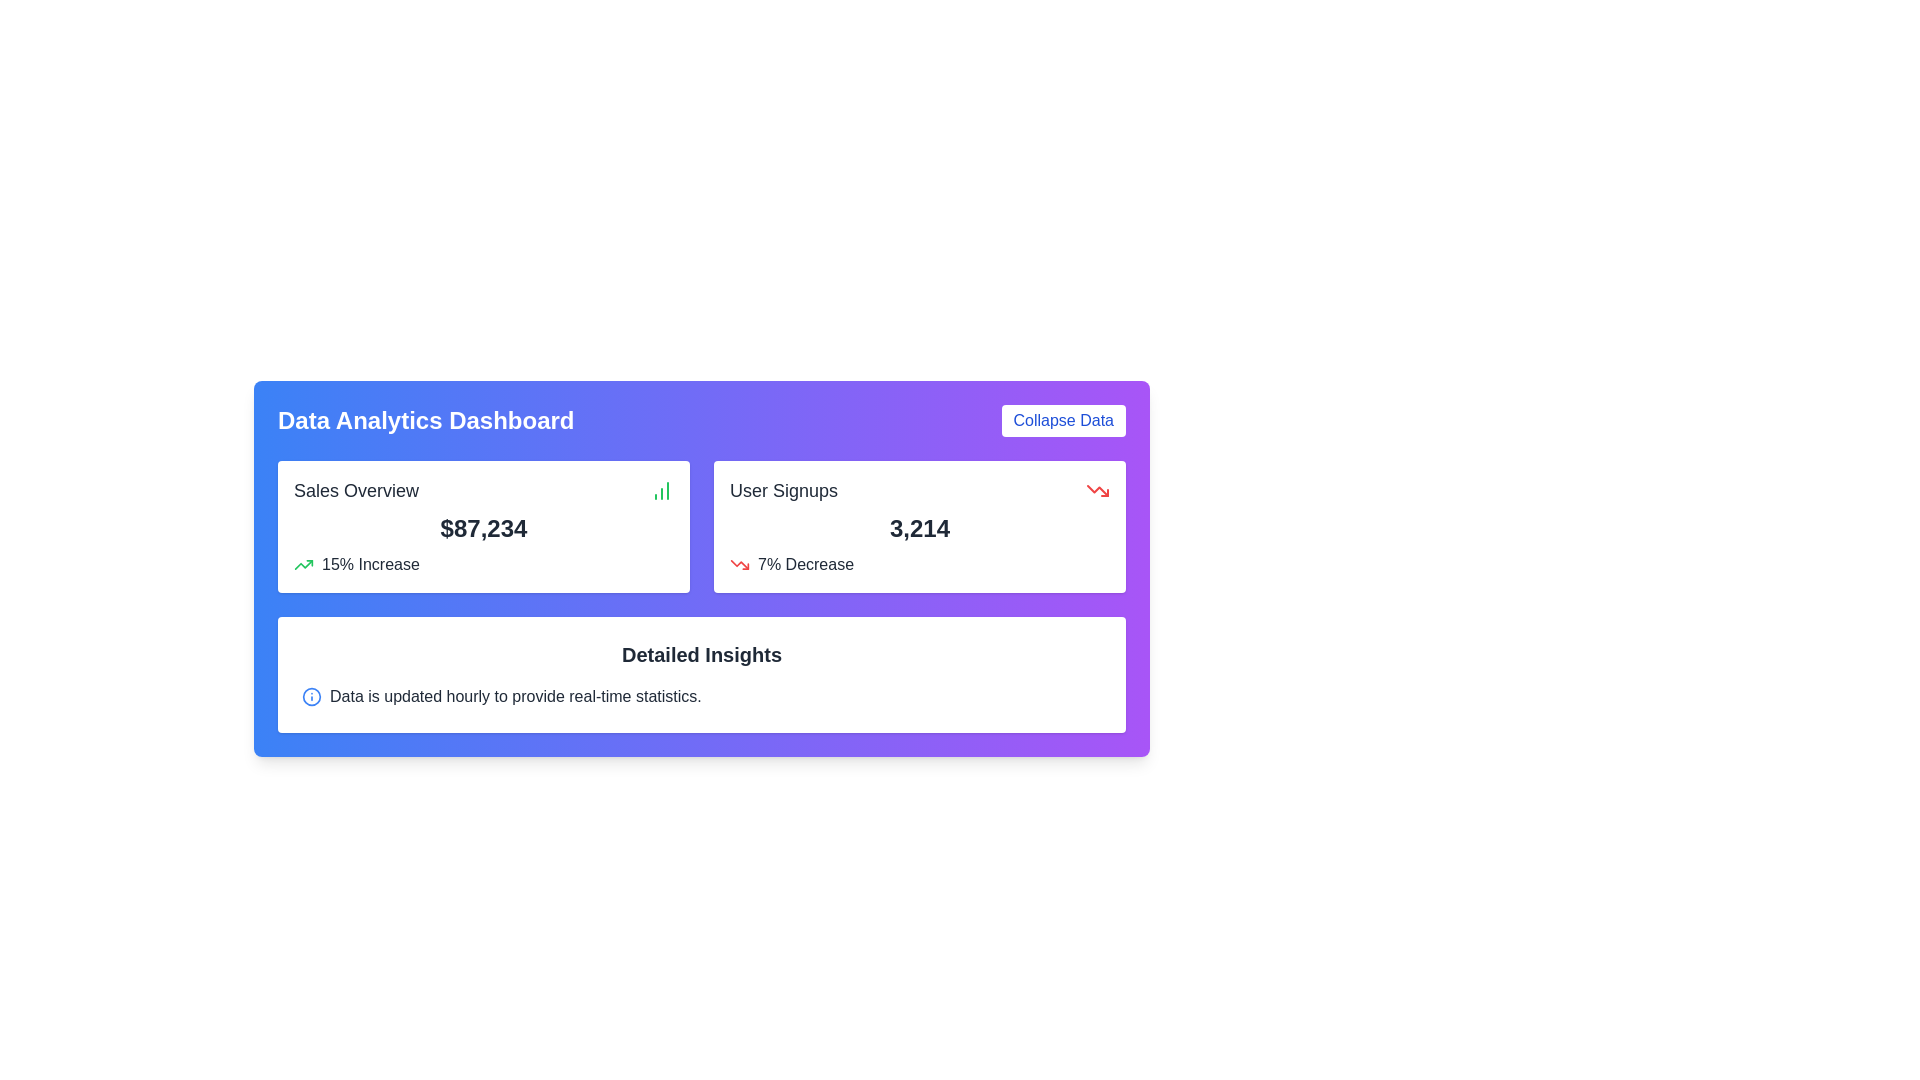  I want to click on the text label displaying '7% Decrease', which is located within the 'User Signups' card on the dashboard, positioned below the number '3,214' and next to a red downward arrow icon, so click(806, 564).